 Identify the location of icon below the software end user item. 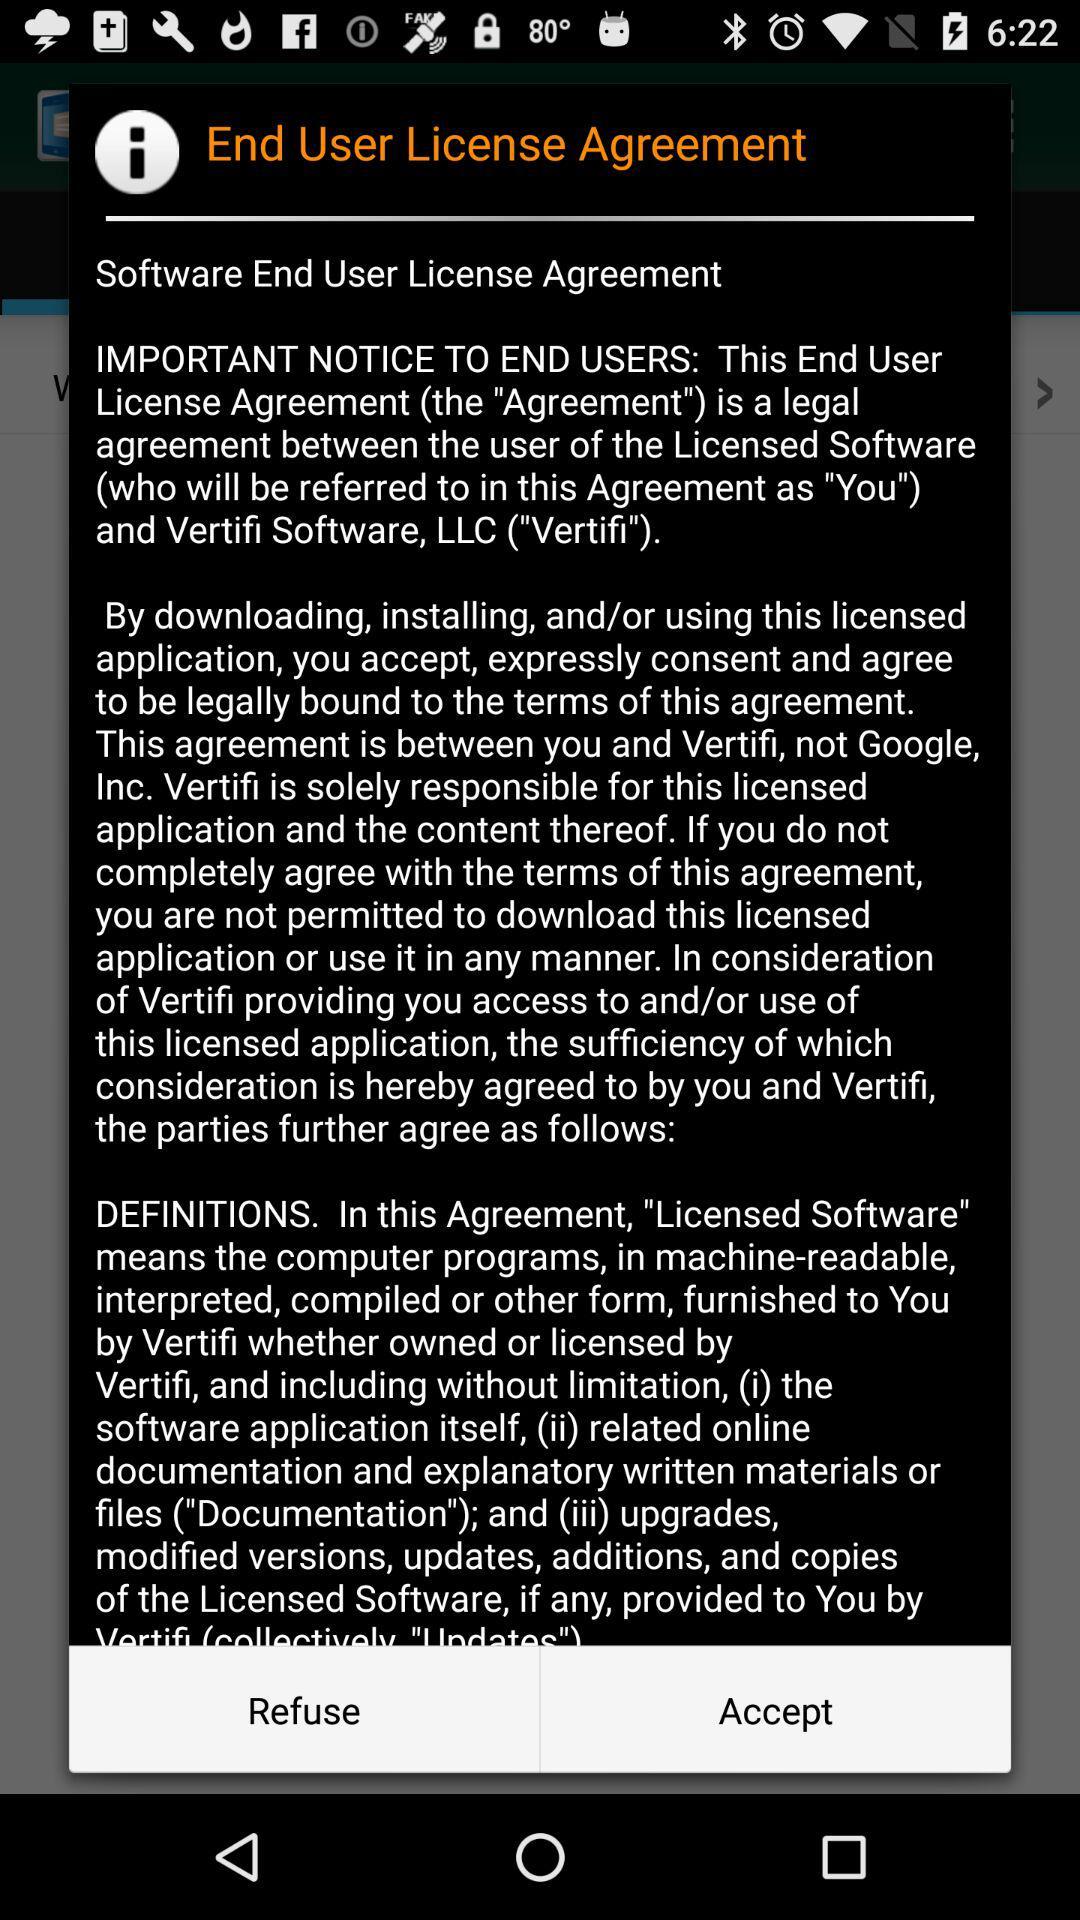
(304, 1708).